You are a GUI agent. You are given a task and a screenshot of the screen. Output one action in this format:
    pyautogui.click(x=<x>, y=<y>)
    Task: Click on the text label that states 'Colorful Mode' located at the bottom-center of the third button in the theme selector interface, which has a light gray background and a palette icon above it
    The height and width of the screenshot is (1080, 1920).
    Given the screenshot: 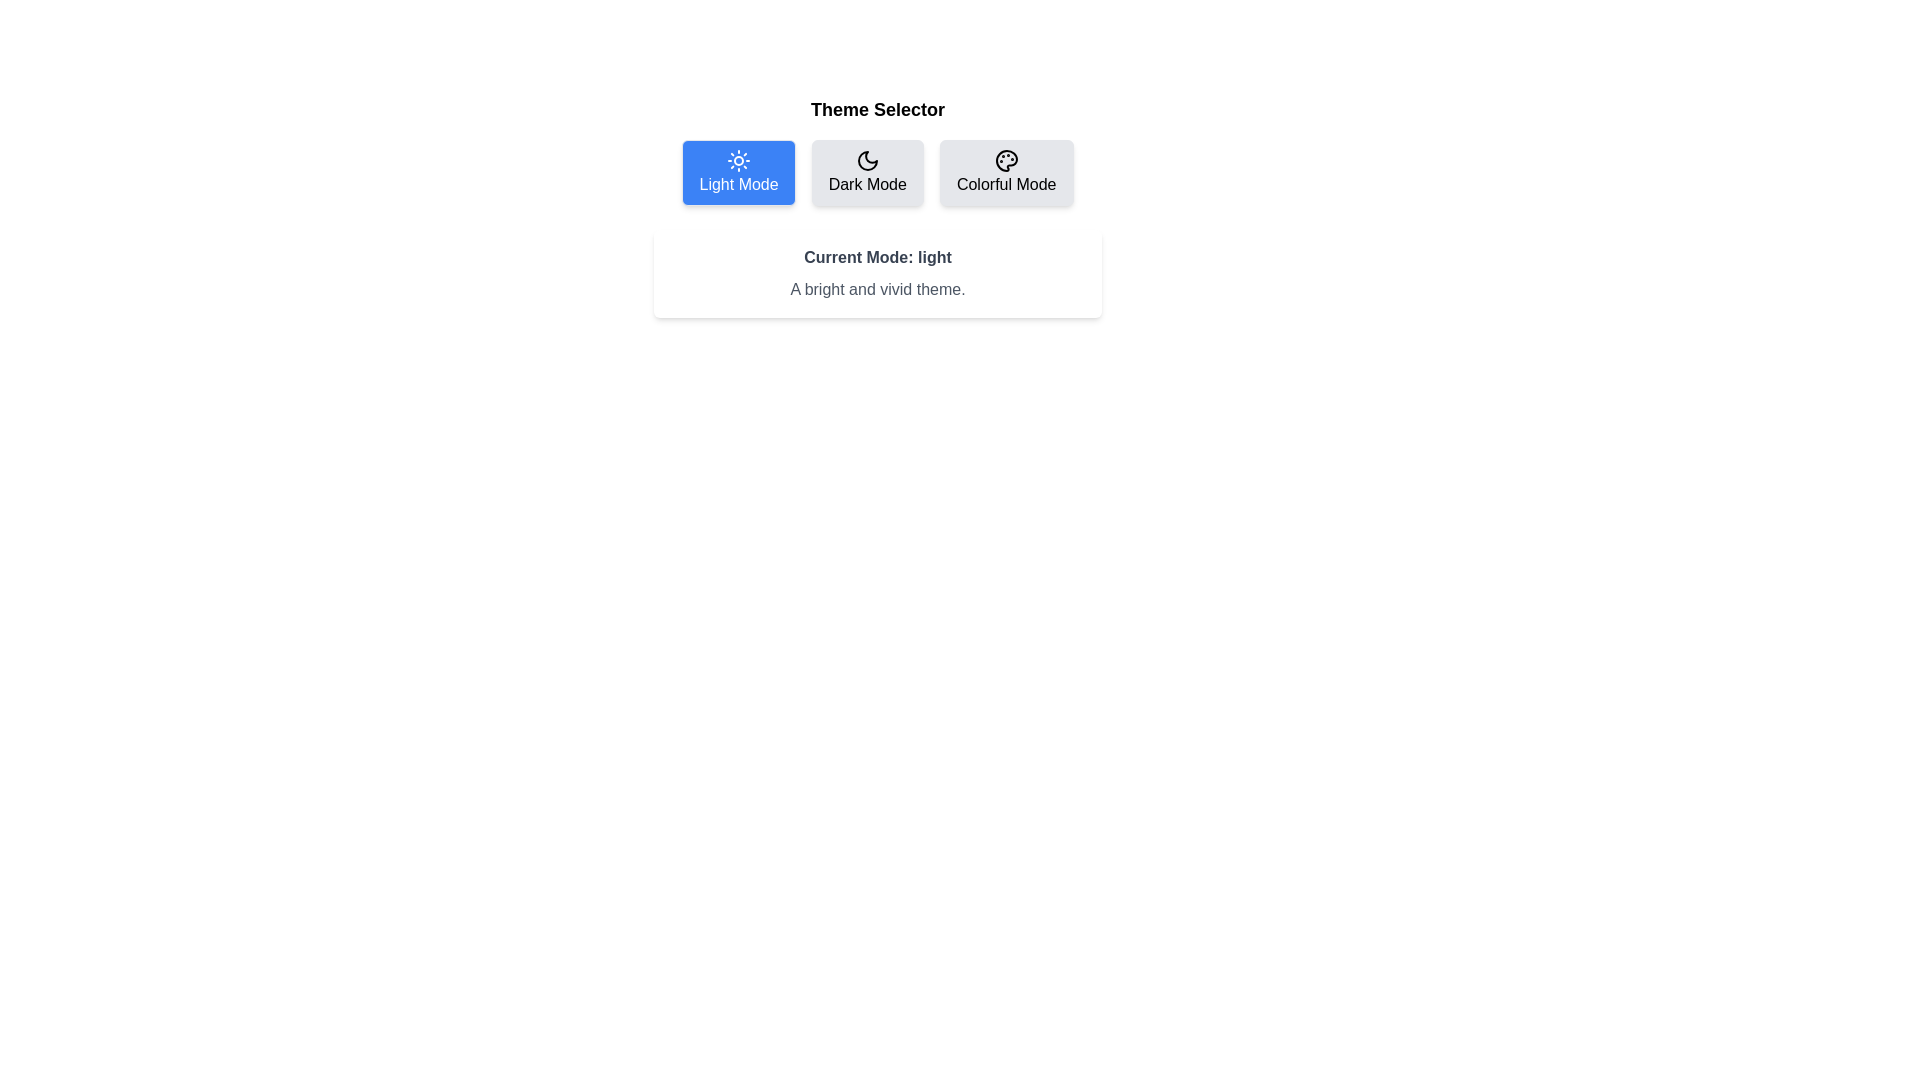 What is the action you would take?
    pyautogui.click(x=1006, y=185)
    